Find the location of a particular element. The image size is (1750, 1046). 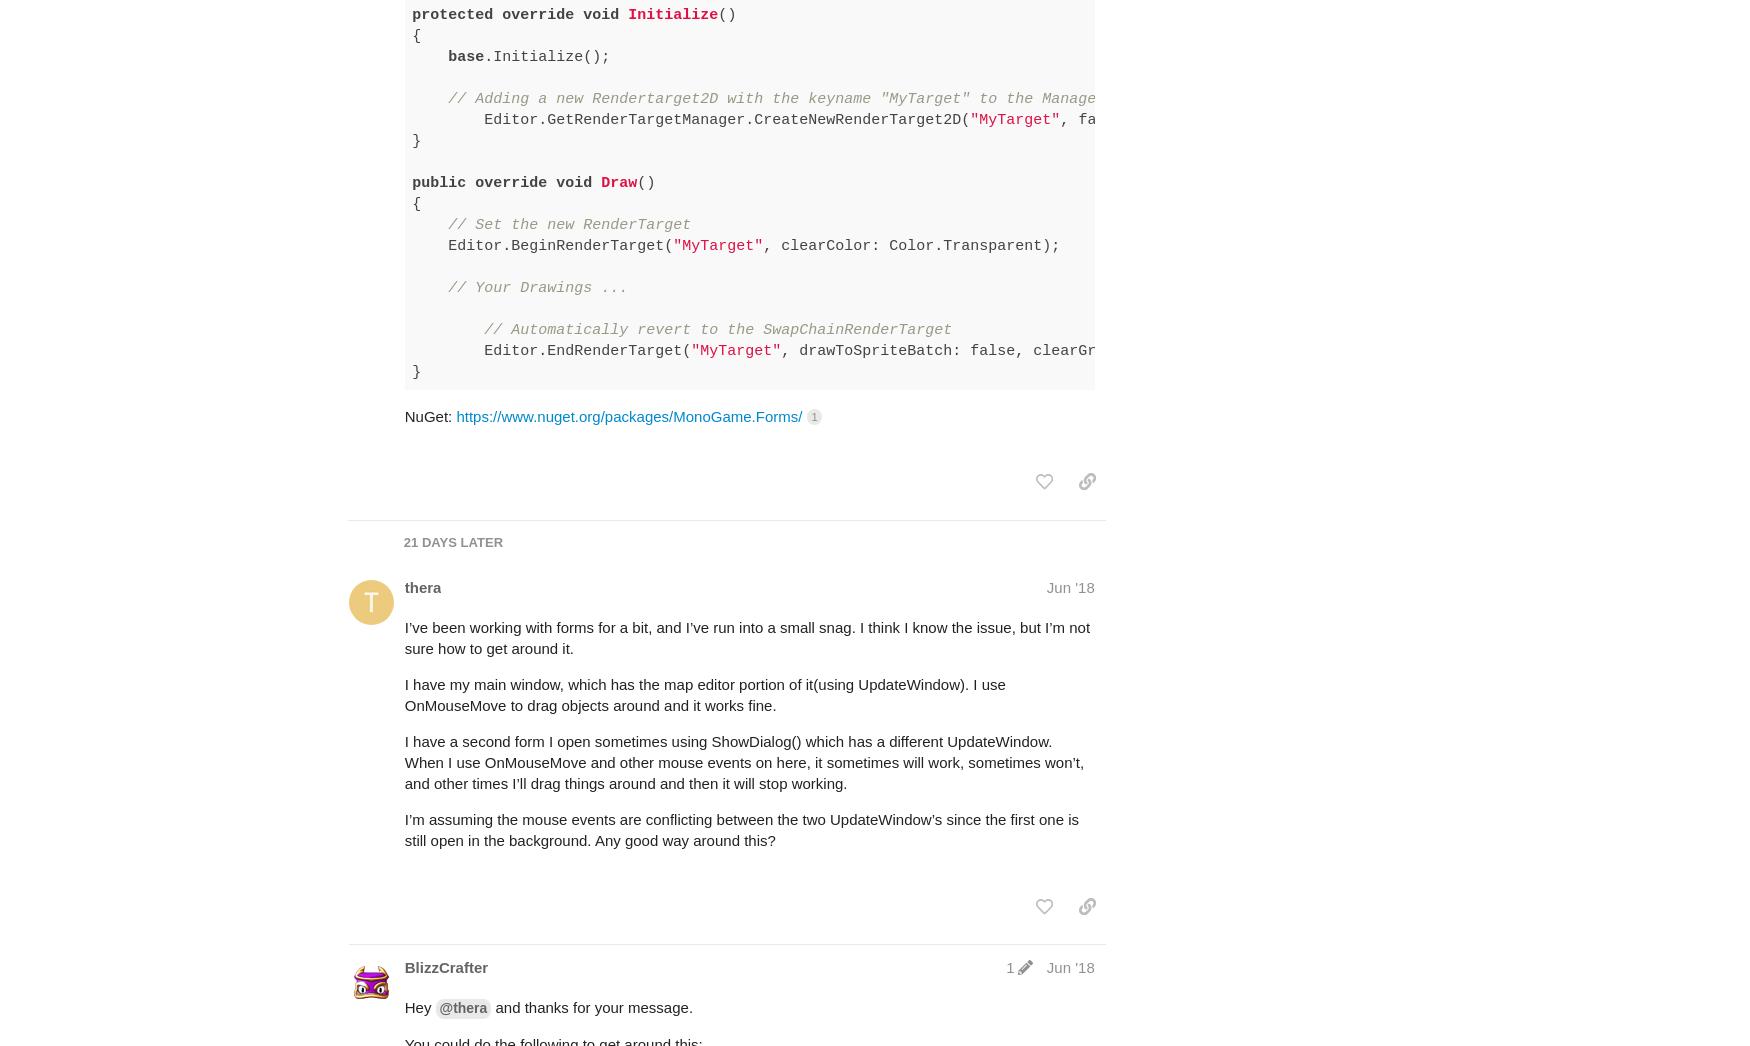

', clearColor: Color.Transparent);' is located at coordinates (736, 188).